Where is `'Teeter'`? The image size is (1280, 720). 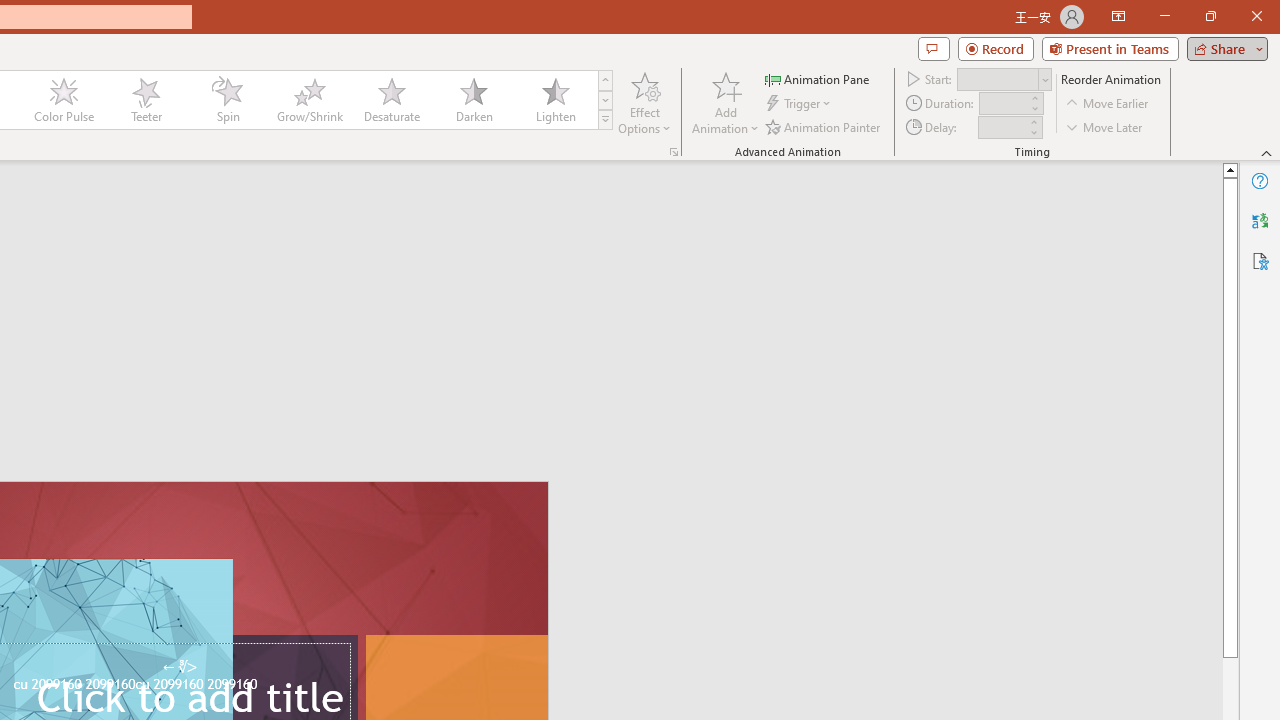
'Teeter' is located at coordinates (144, 100).